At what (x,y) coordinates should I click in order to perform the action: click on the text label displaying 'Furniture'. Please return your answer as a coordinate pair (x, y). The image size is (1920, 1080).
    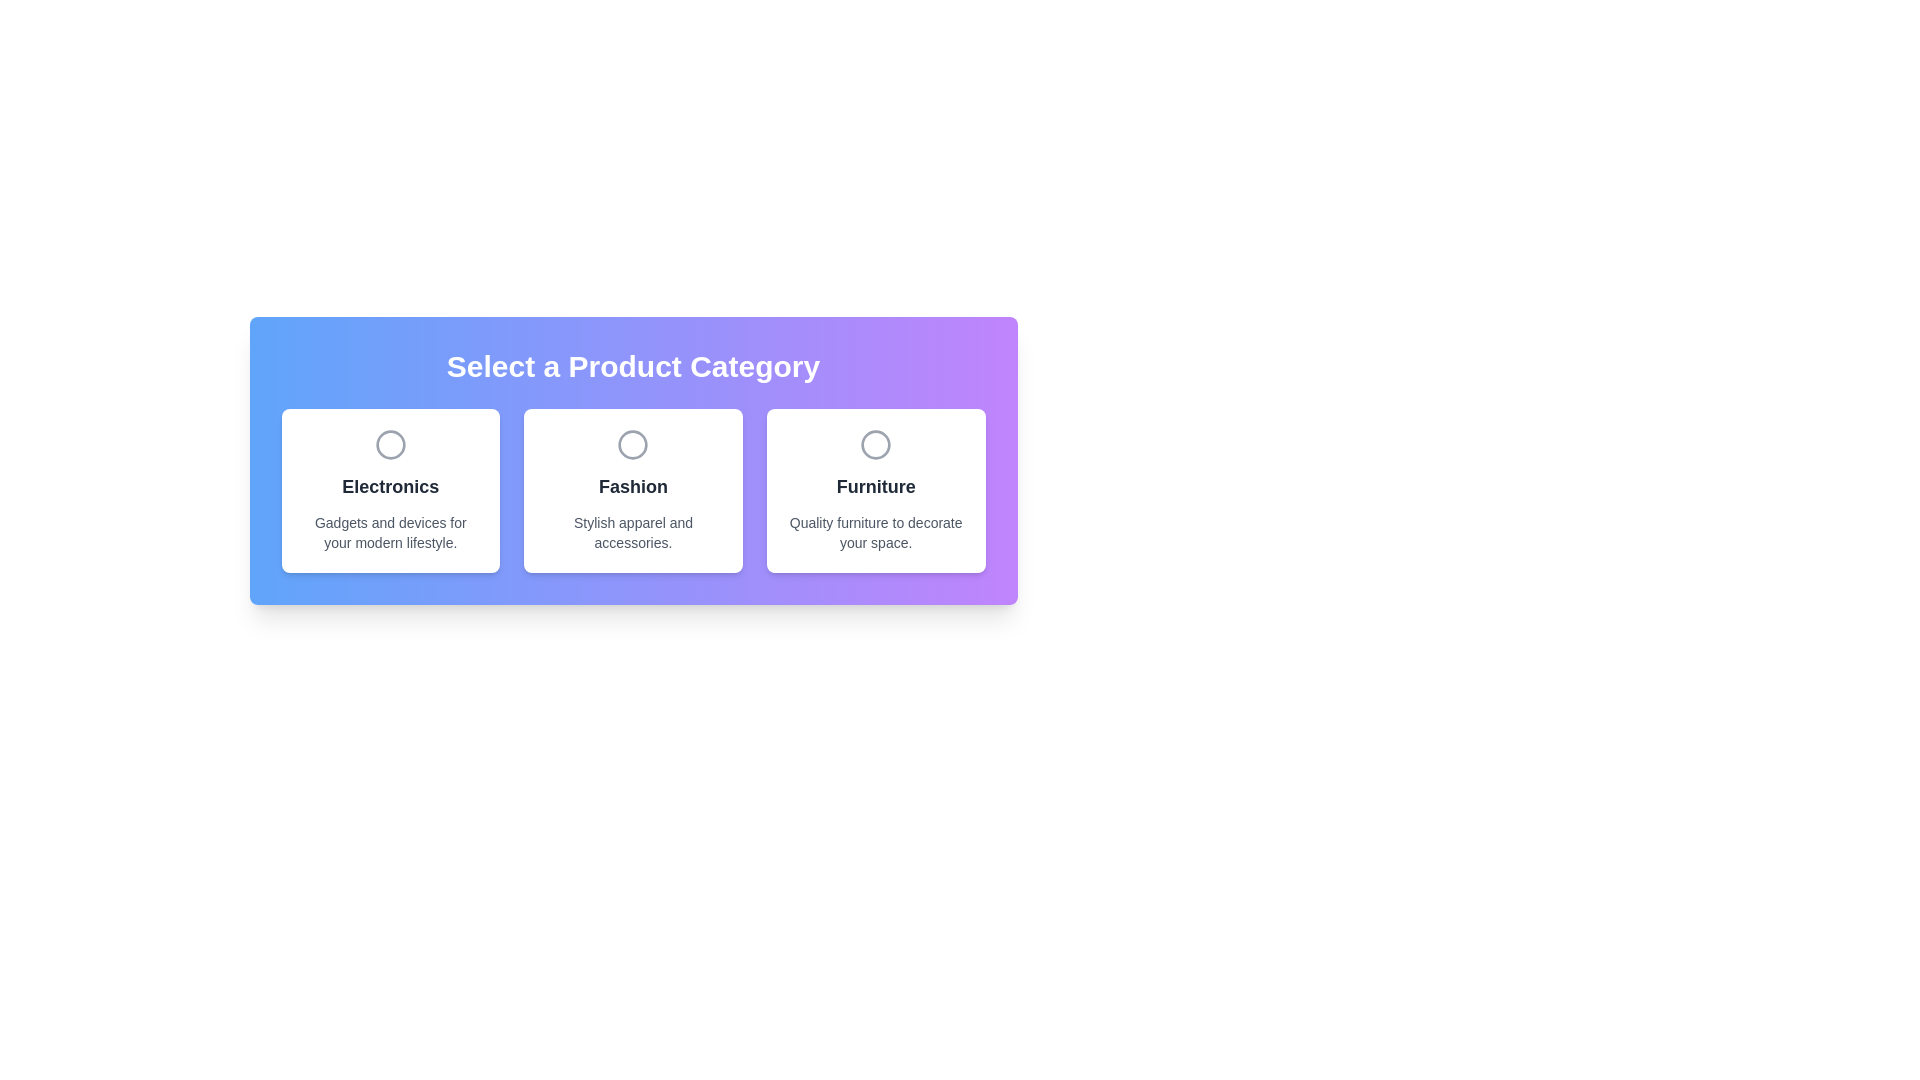
    Looking at the image, I should click on (876, 486).